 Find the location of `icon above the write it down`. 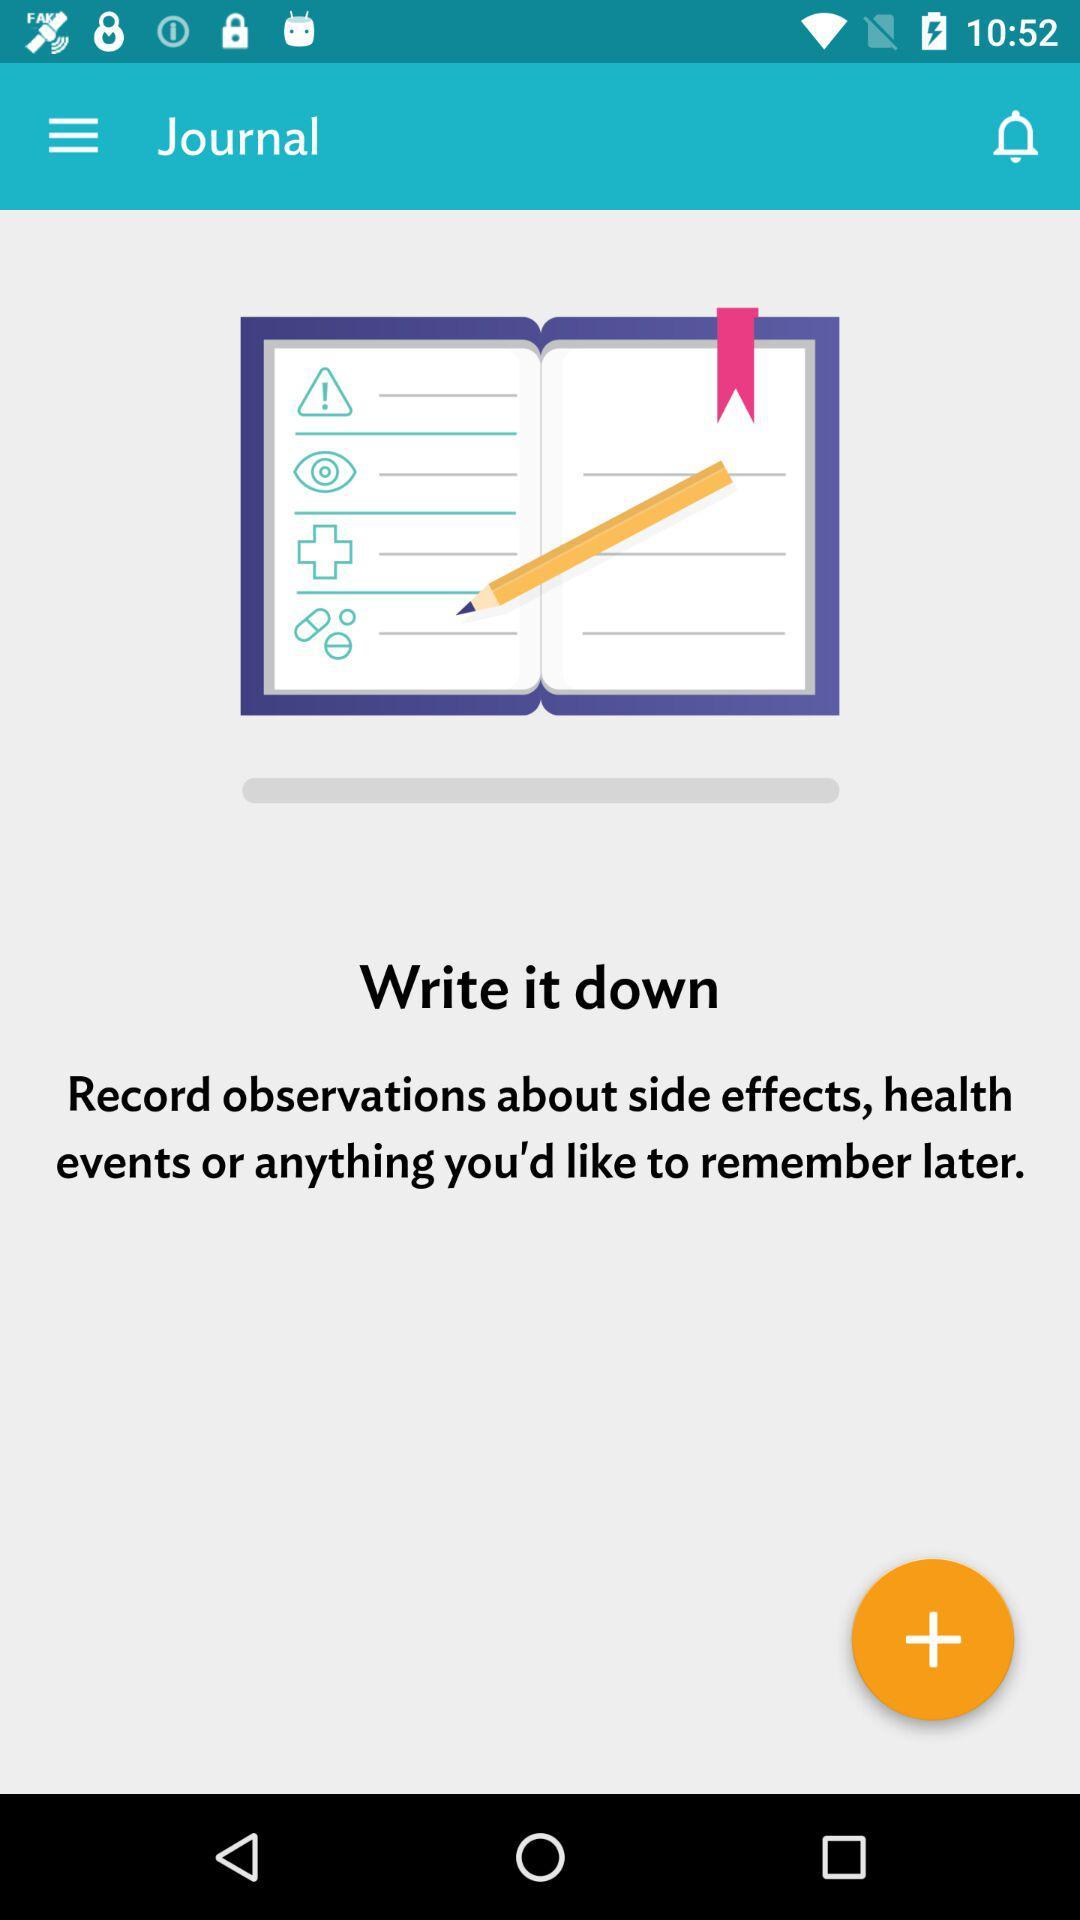

icon above the write it down is located at coordinates (540, 559).